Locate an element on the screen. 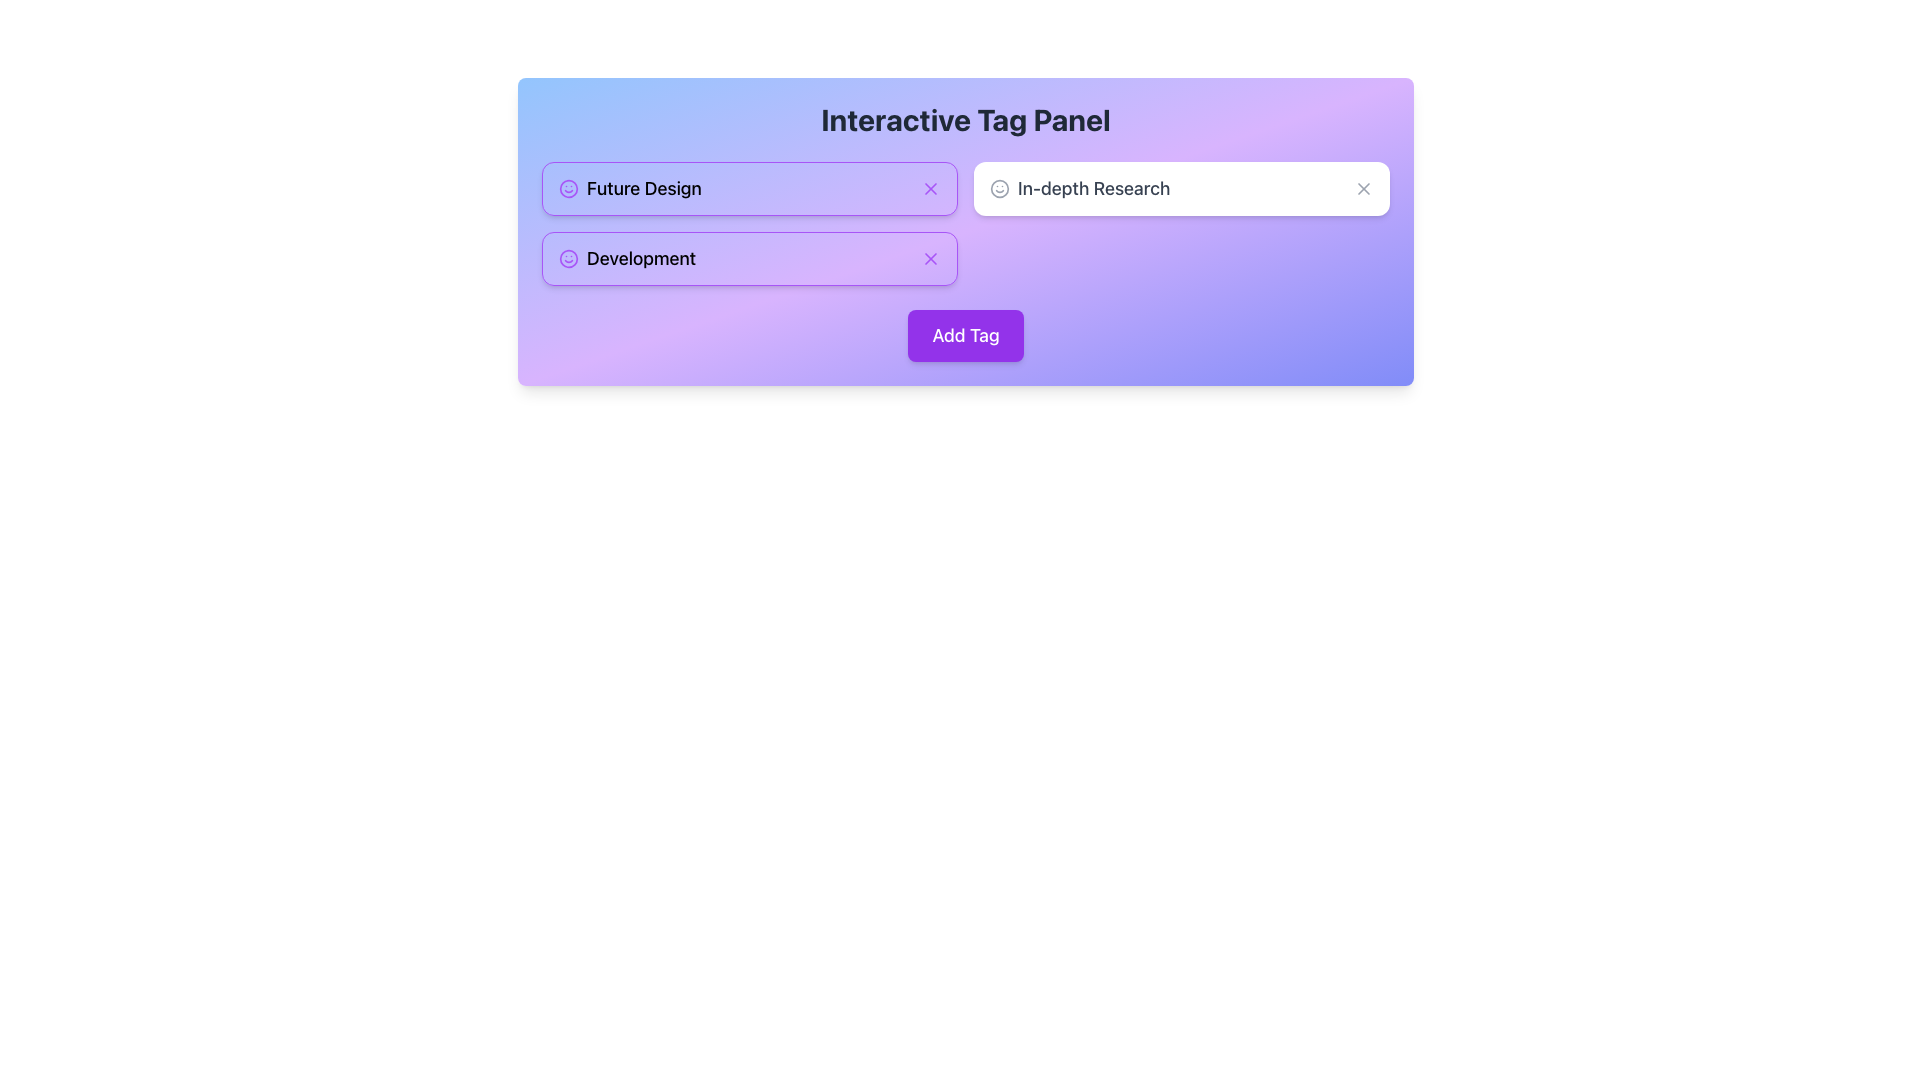 Image resolution: width=1920 pixels, height=1080 pixels. the text label indicating the name or label of a tag, located between a purple smiley icon and a close button within a vertical list of tags is located at coordinates (644, 189).